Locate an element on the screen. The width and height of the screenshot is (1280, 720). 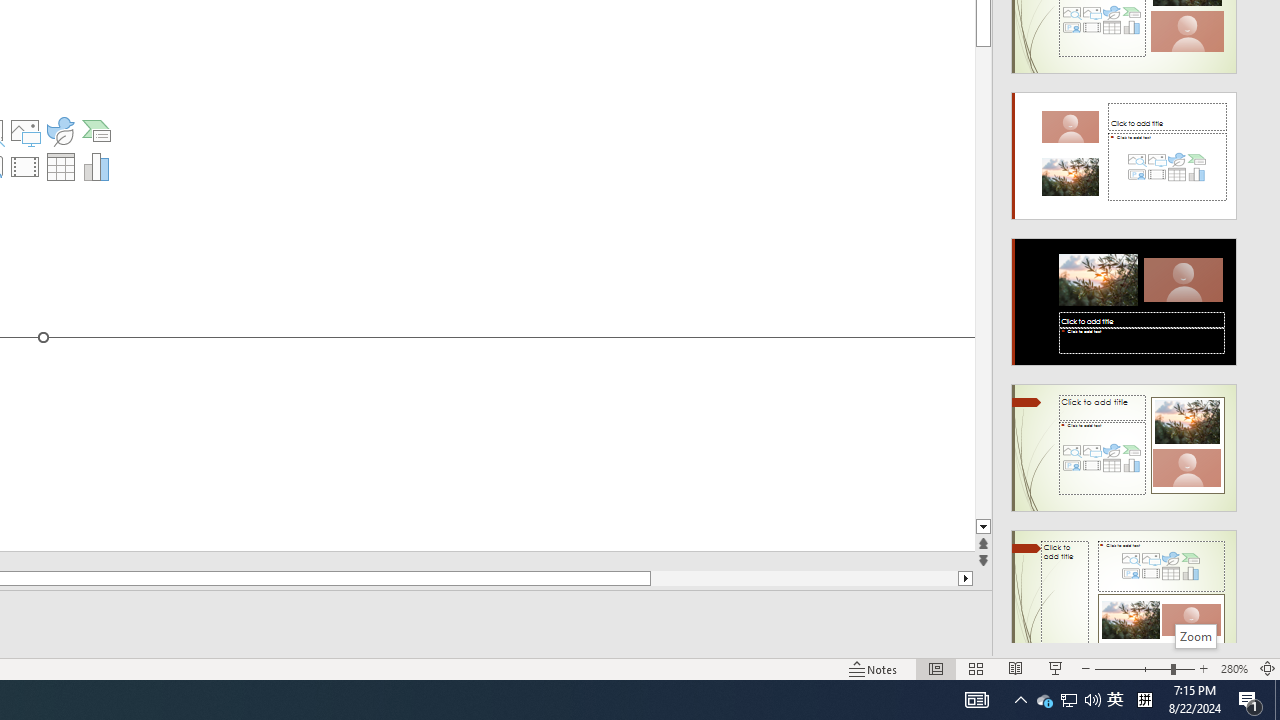
'Zoom Out' is located at coordinates (1132, 669).